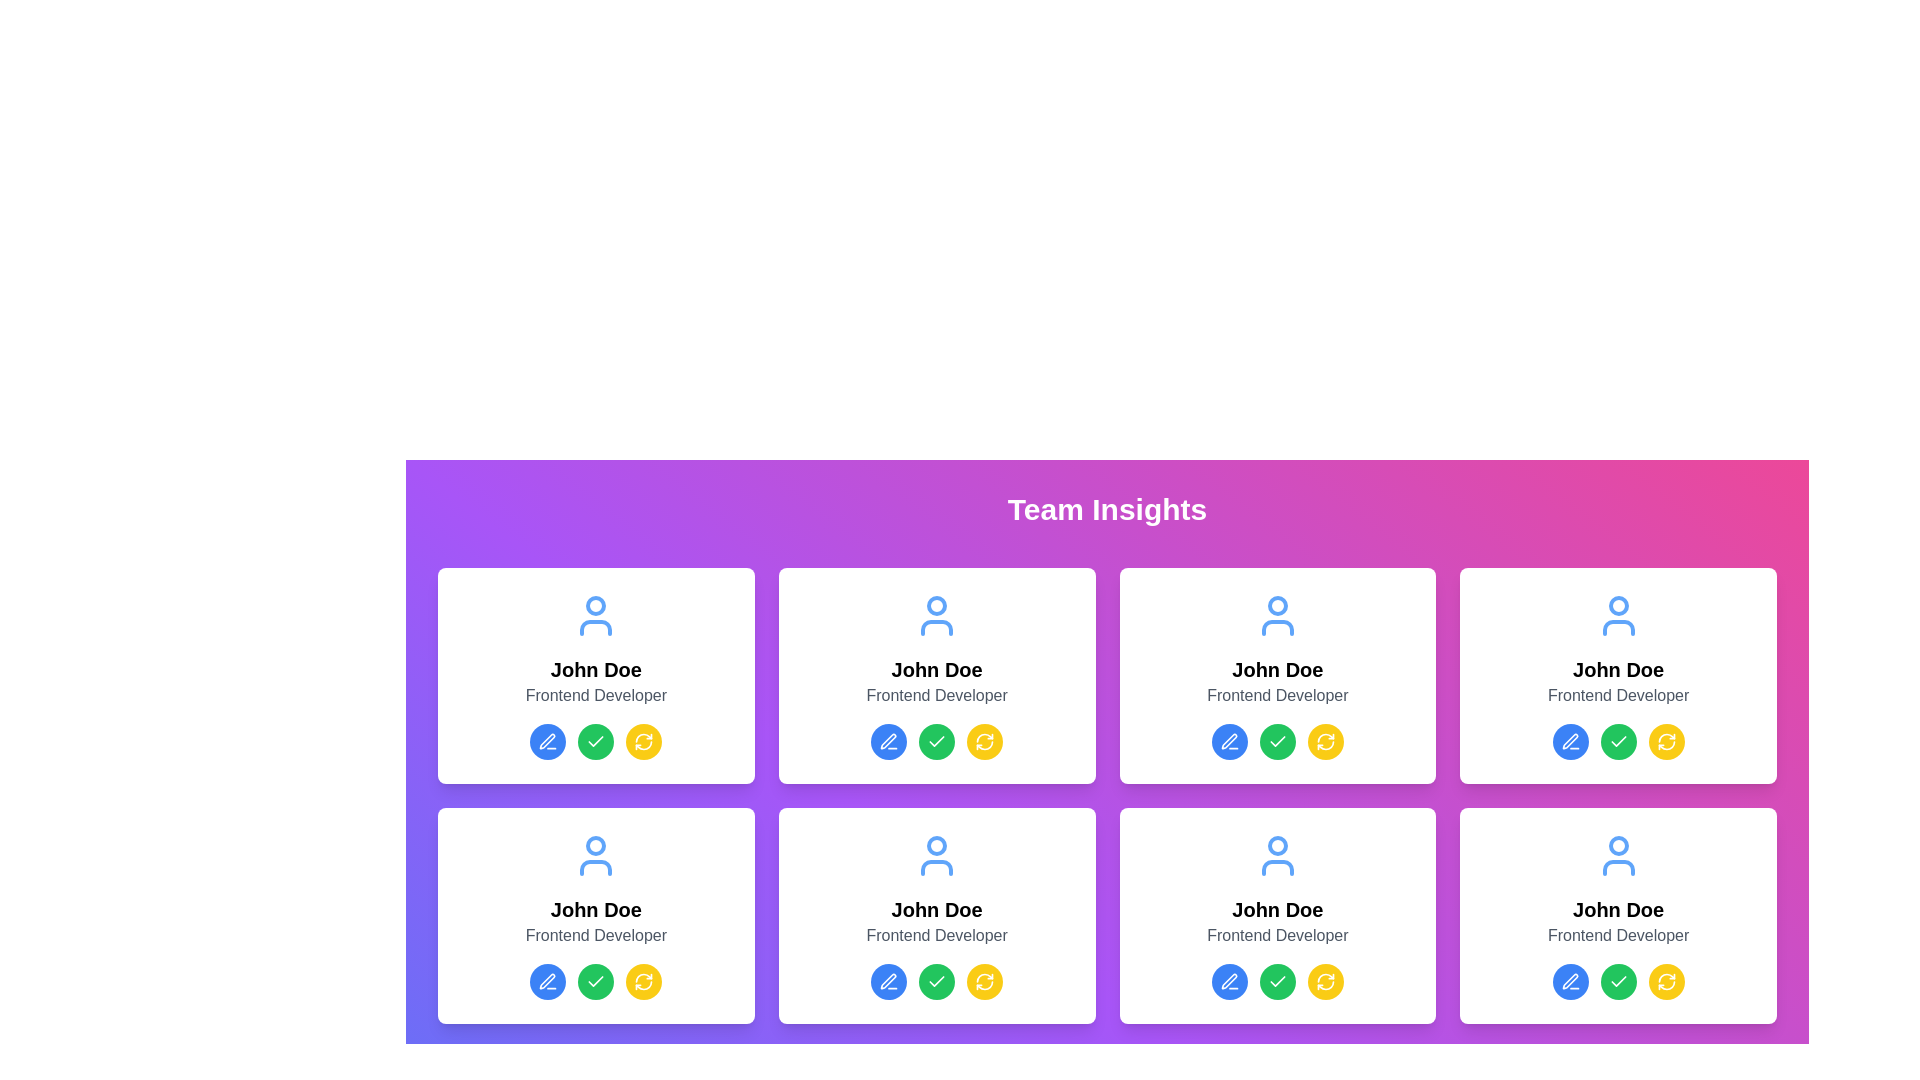  Describe the element at coordinates (595, 741) in the screenshot. I see `the success indicator icon located inside the card in the second row, first column of the layout grid to confirm the selection` at that location.